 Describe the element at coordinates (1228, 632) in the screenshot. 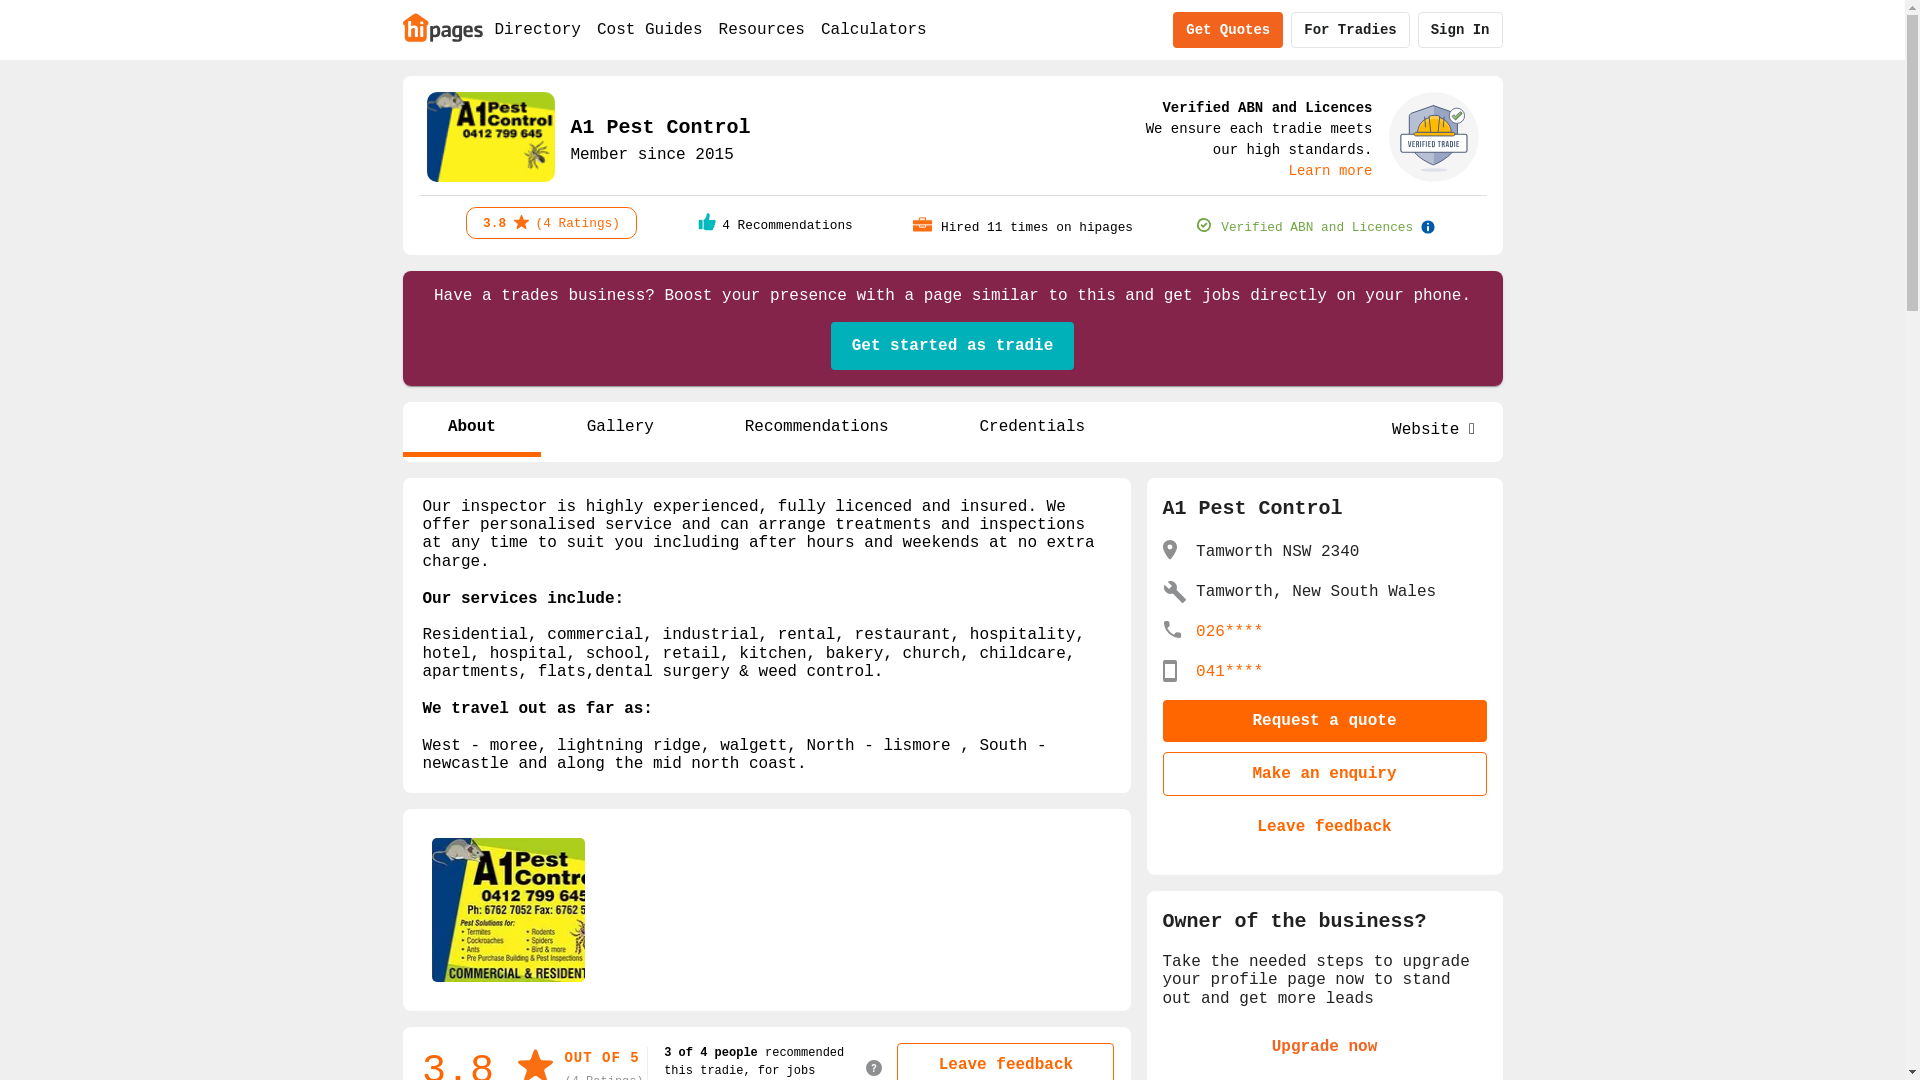

I see `'026****'` at that location.